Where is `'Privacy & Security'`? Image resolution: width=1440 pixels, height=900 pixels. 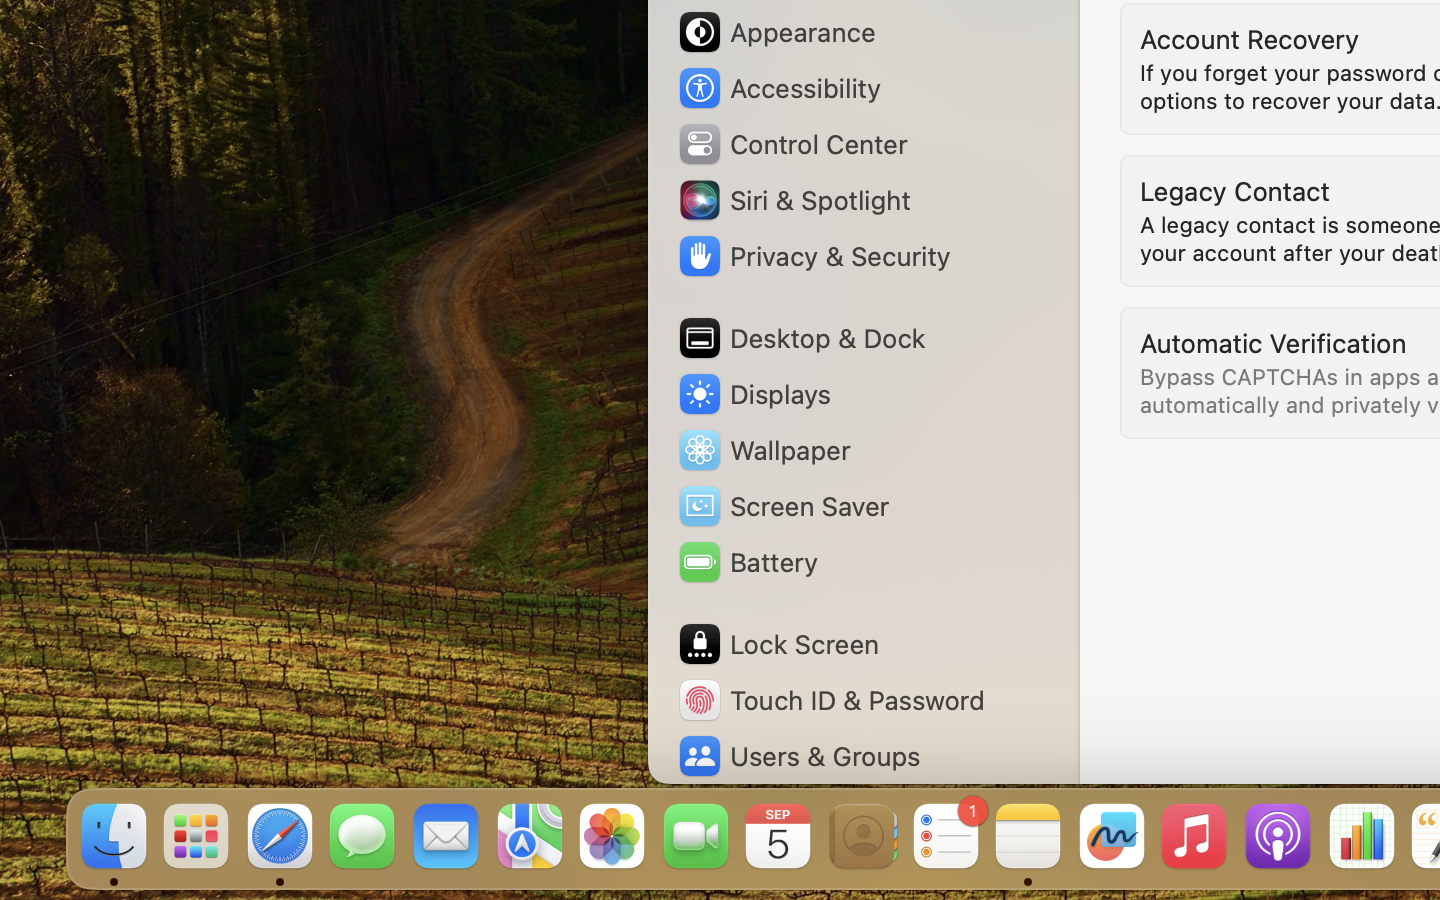
'Privacy & Security' is located at coordinates (813, 254).